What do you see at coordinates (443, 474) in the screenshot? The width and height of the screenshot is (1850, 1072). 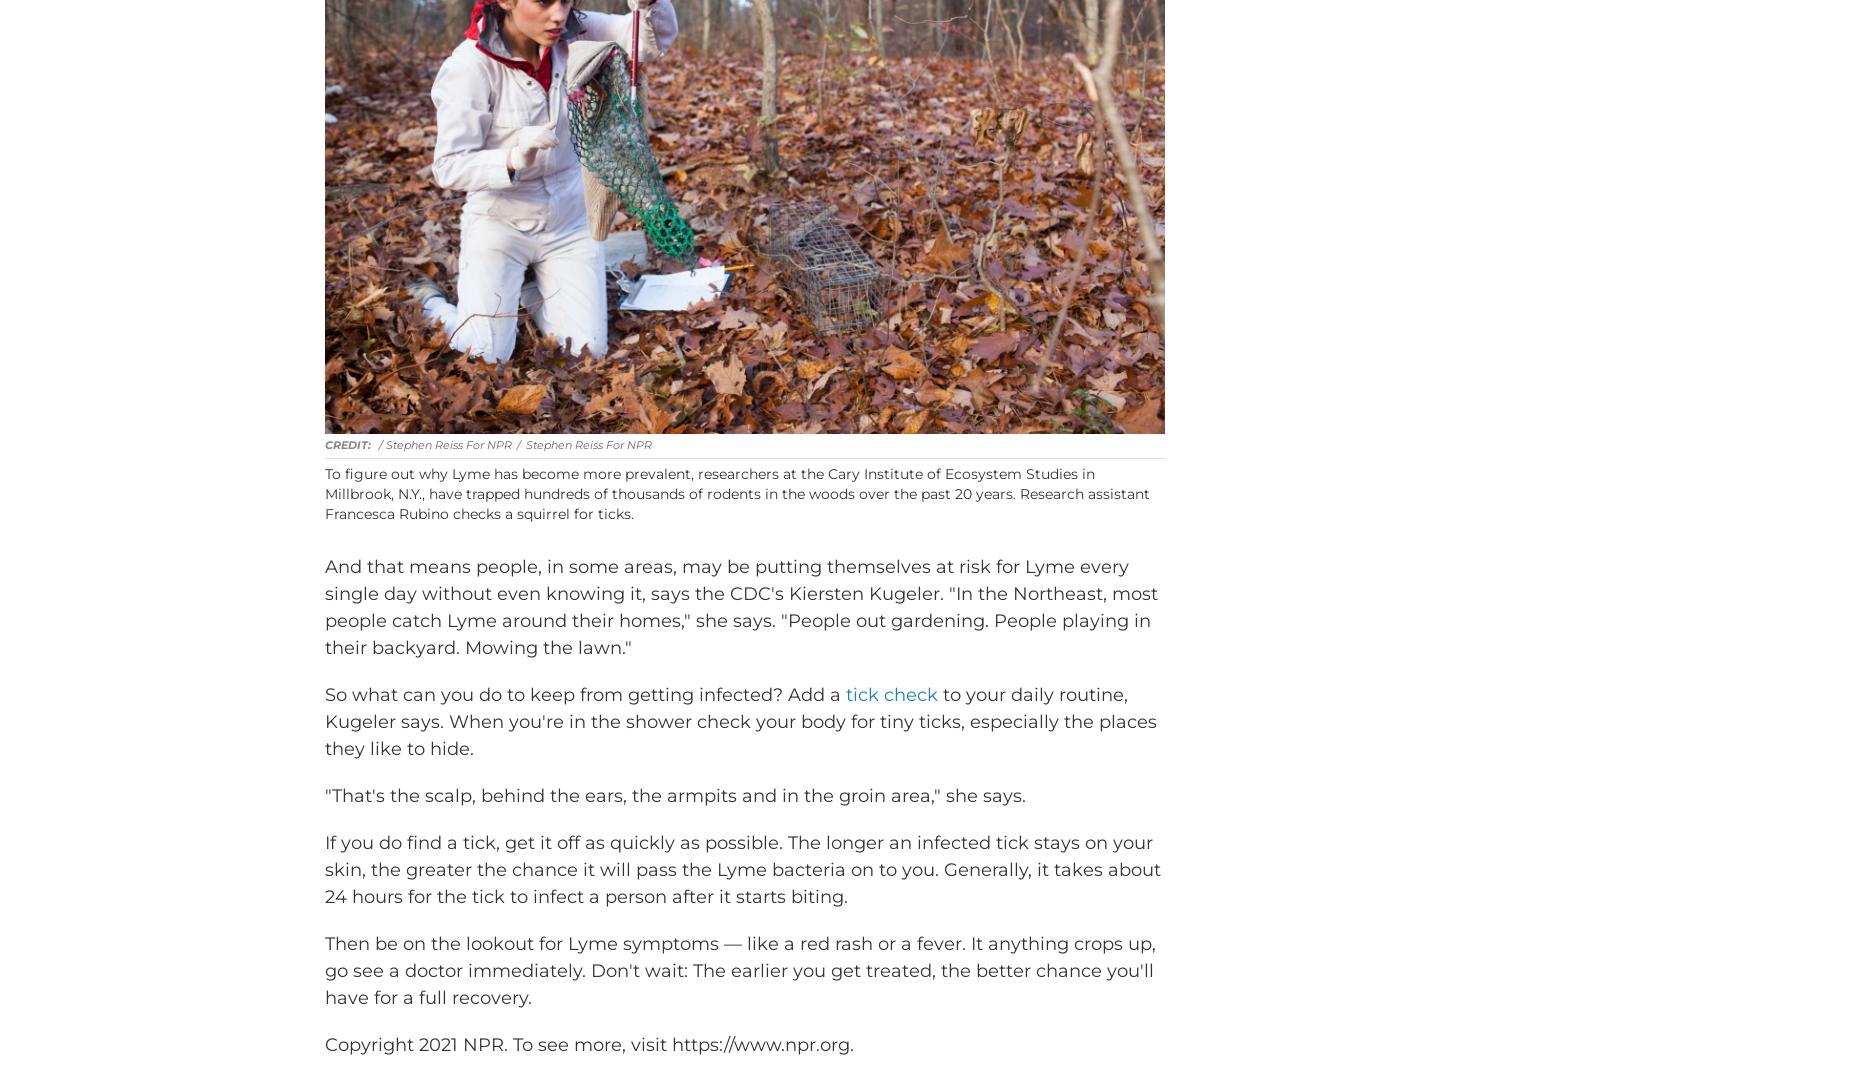 I see `'/ Stephen Reiss for NPR'` at bounding box center [443, 474].